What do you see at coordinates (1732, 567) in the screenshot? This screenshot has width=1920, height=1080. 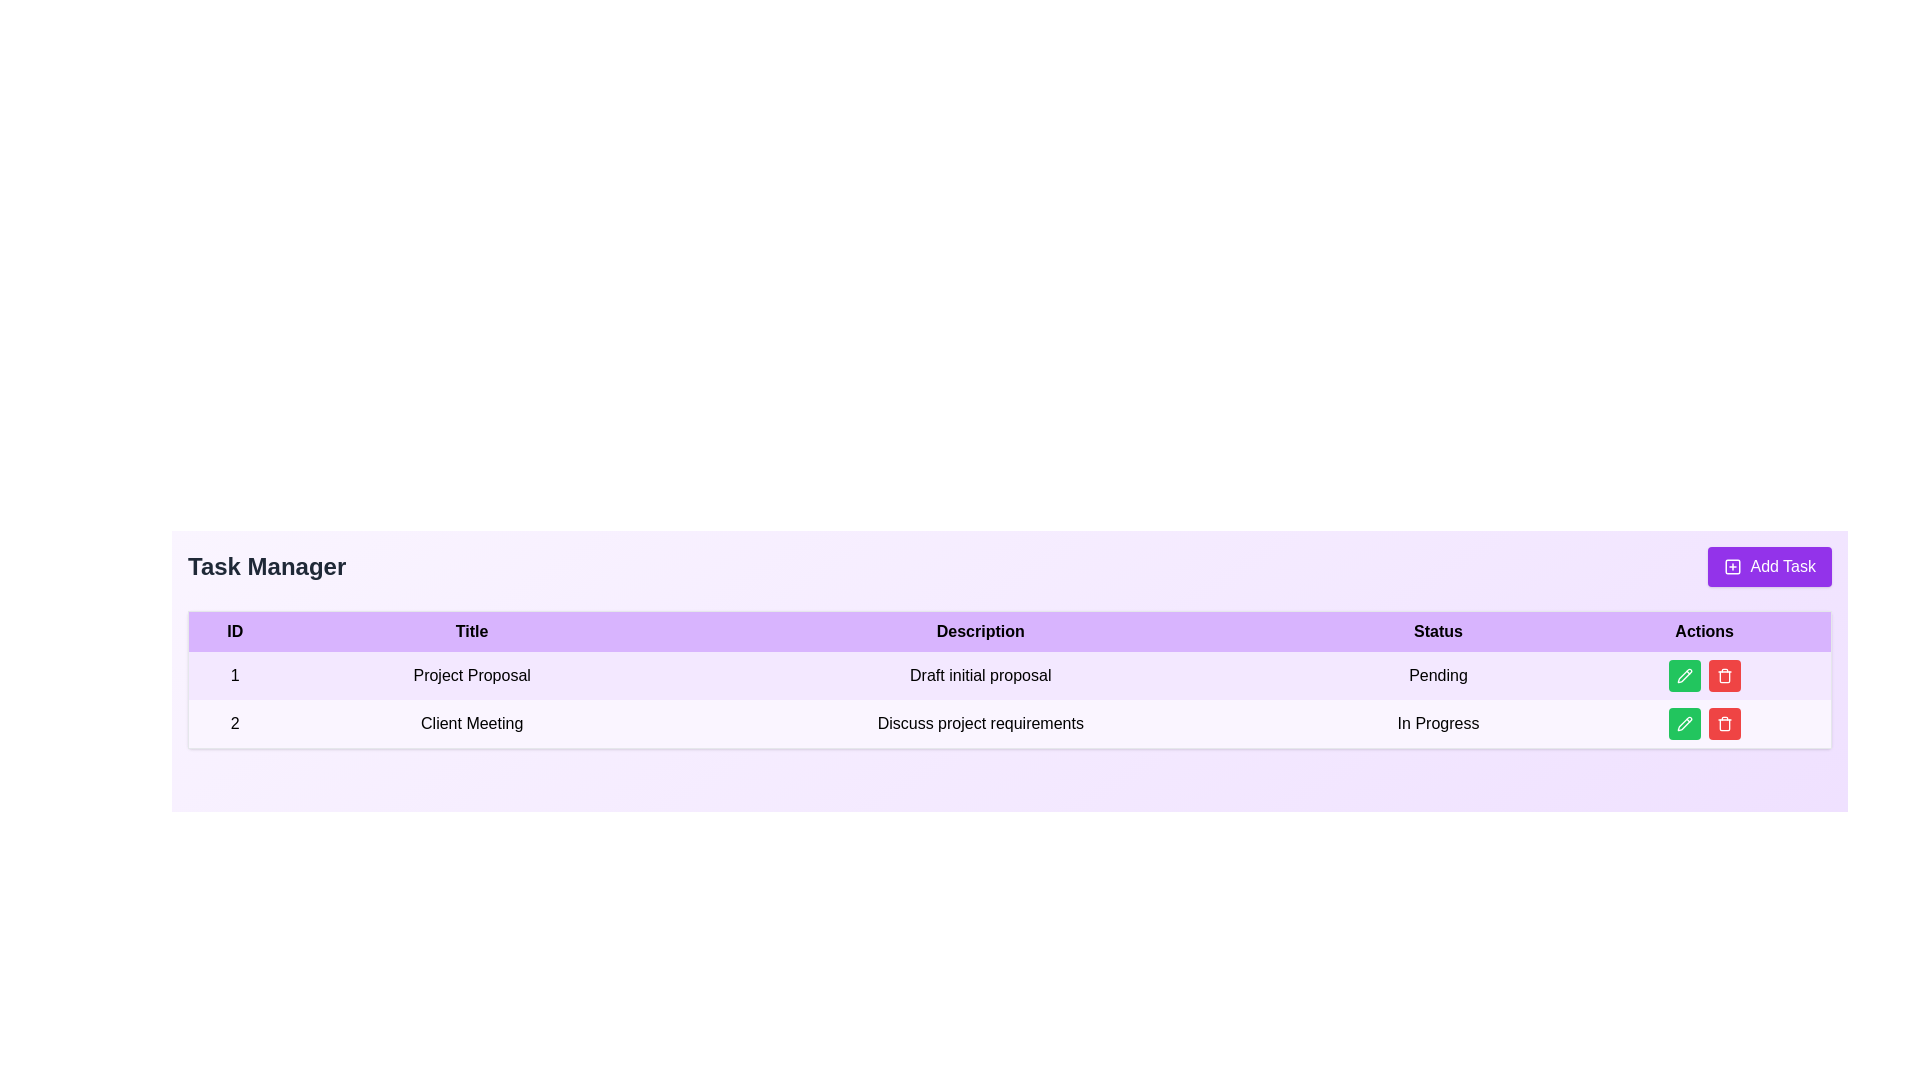 I see `the rounded rectangle SVG graphic component with a '+' symbol located within the 'Add Task' button at the top-right corner of the interface` at bounding box center [1732, 567].